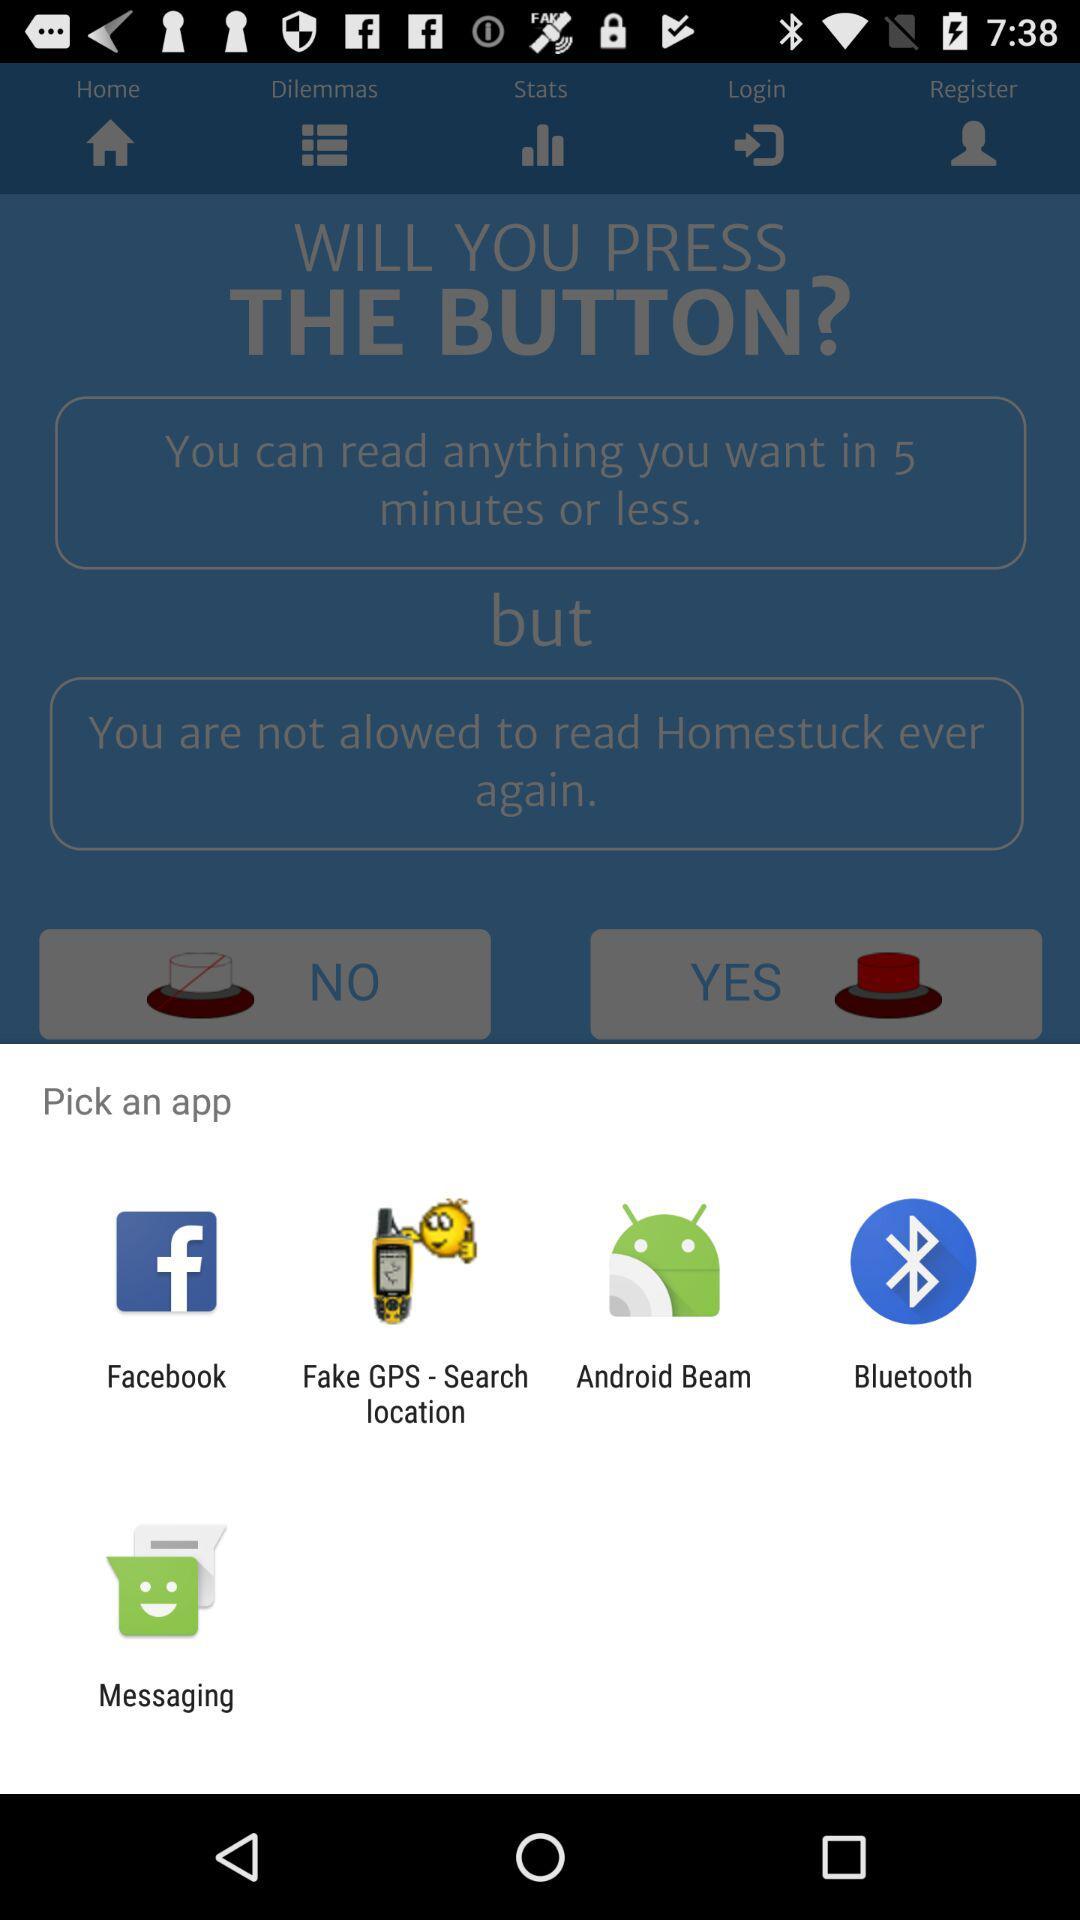 This screenshot has height=1920, width=1080. Describe the element at coordinates (165, 1392) in the screenshot. I see `the app to the left of the fake gps search icon` at that location.